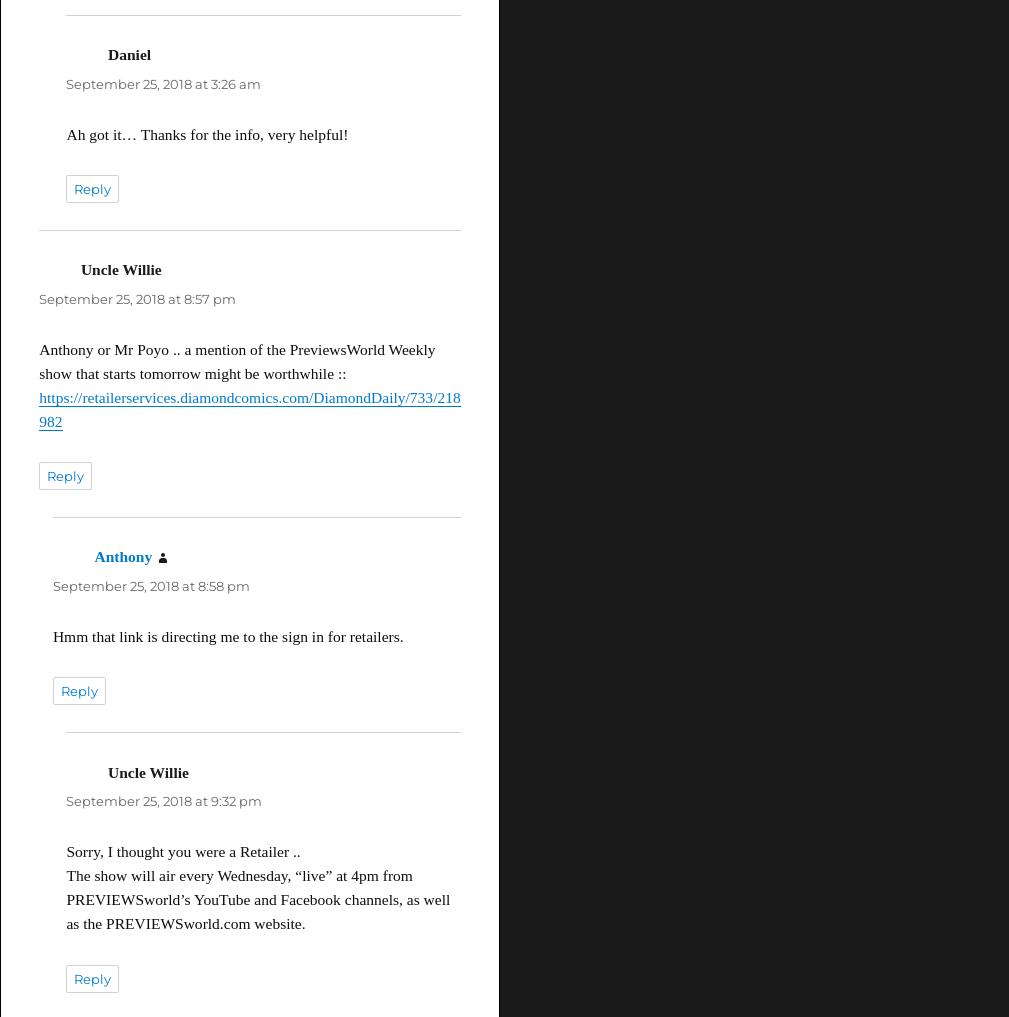  Describe the element at coordinates (226, 636) in the screenshot. I see `'Hmm that link is directing me to the sign in for retailers.'` at that location.